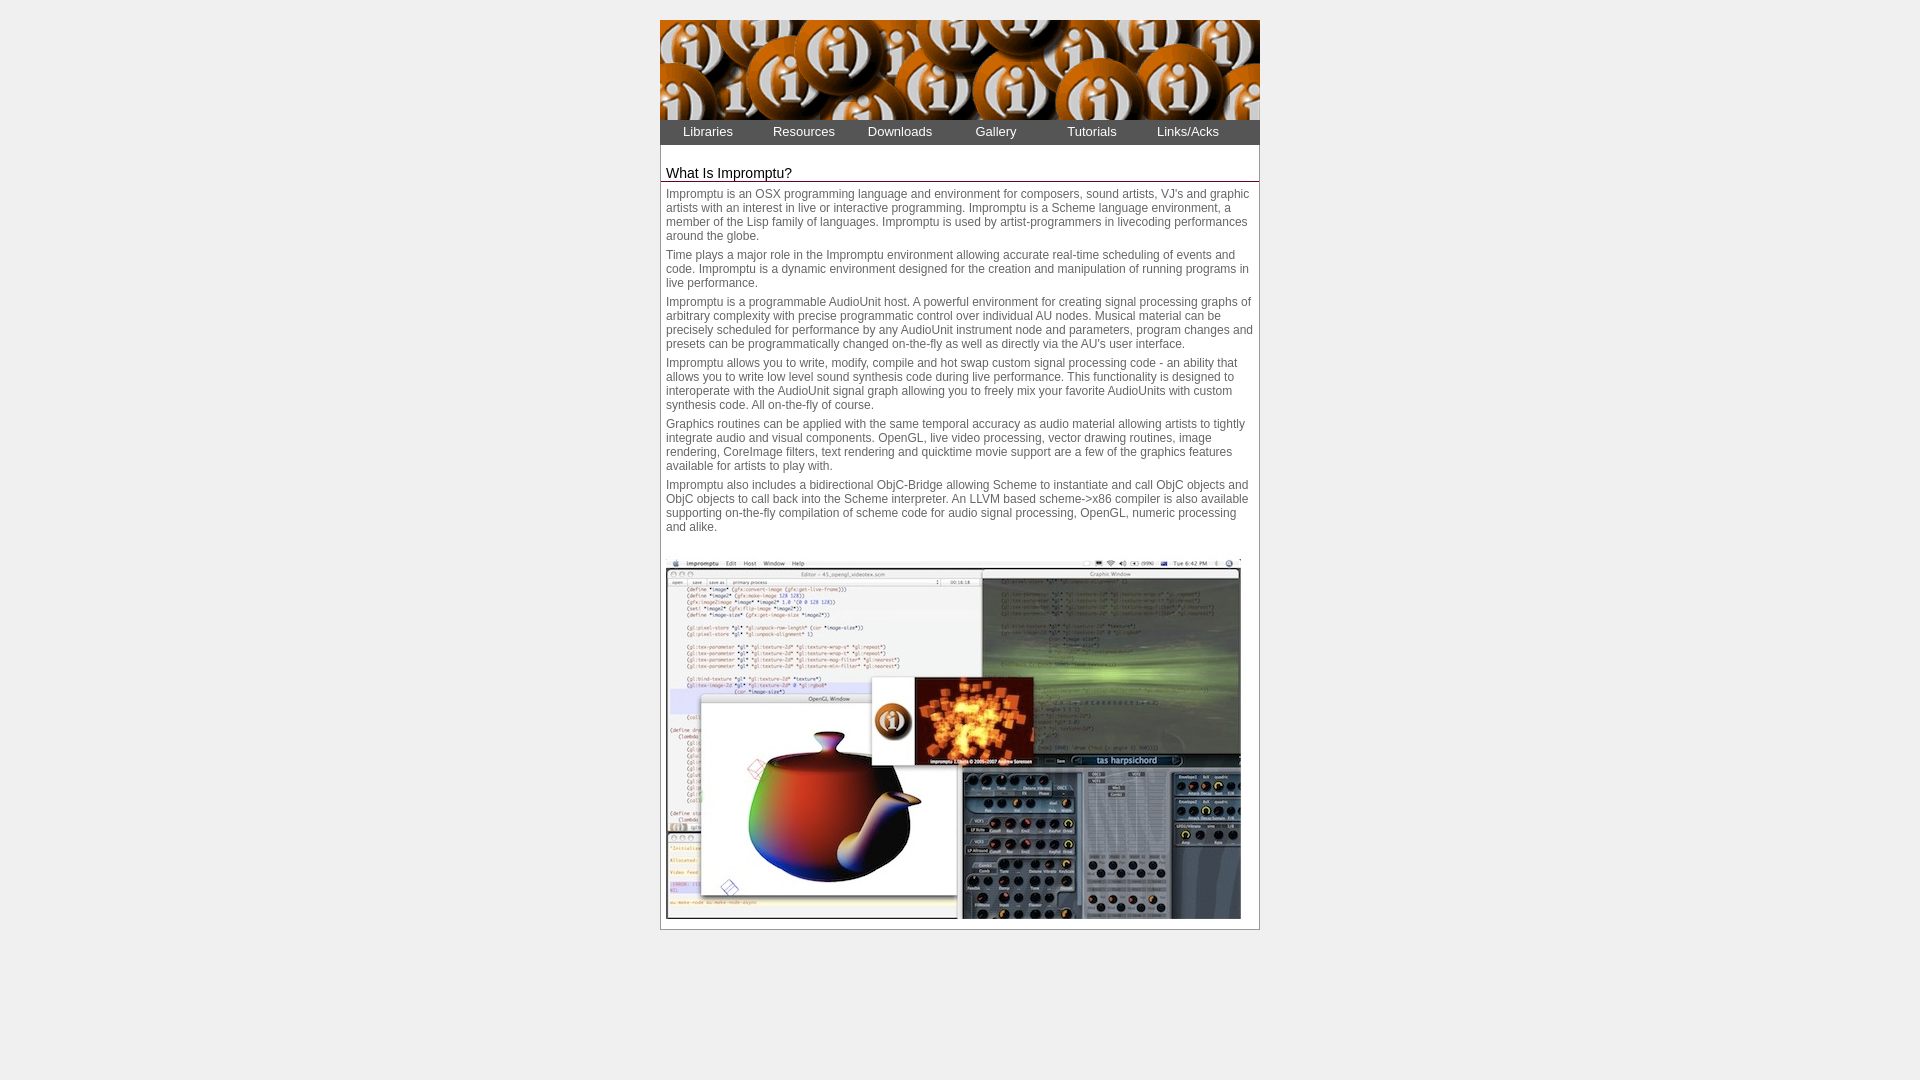  What do you see at coordinates (803, 131) in the screenshot?
I see `'Resources'` at bounding box center [803, 131].